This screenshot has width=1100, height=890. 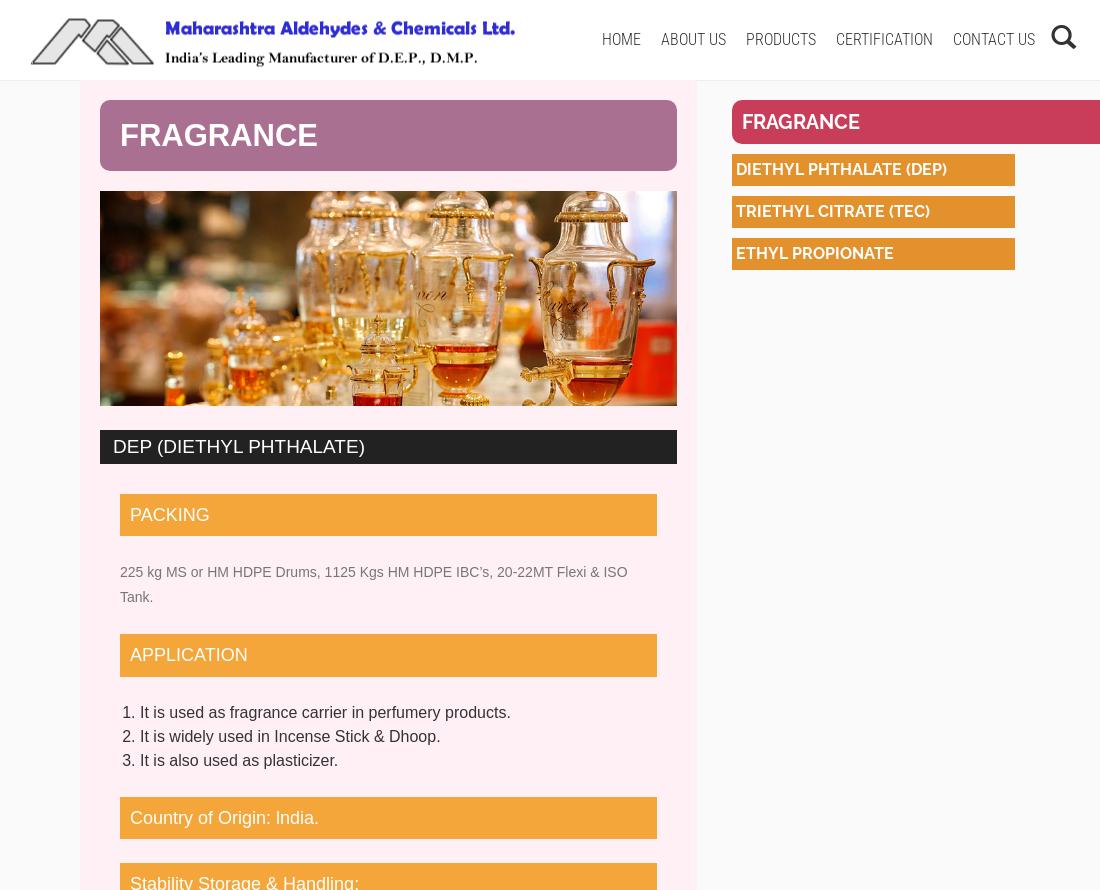 I want to click on 'Contact Us', so click(x=992, y=39).